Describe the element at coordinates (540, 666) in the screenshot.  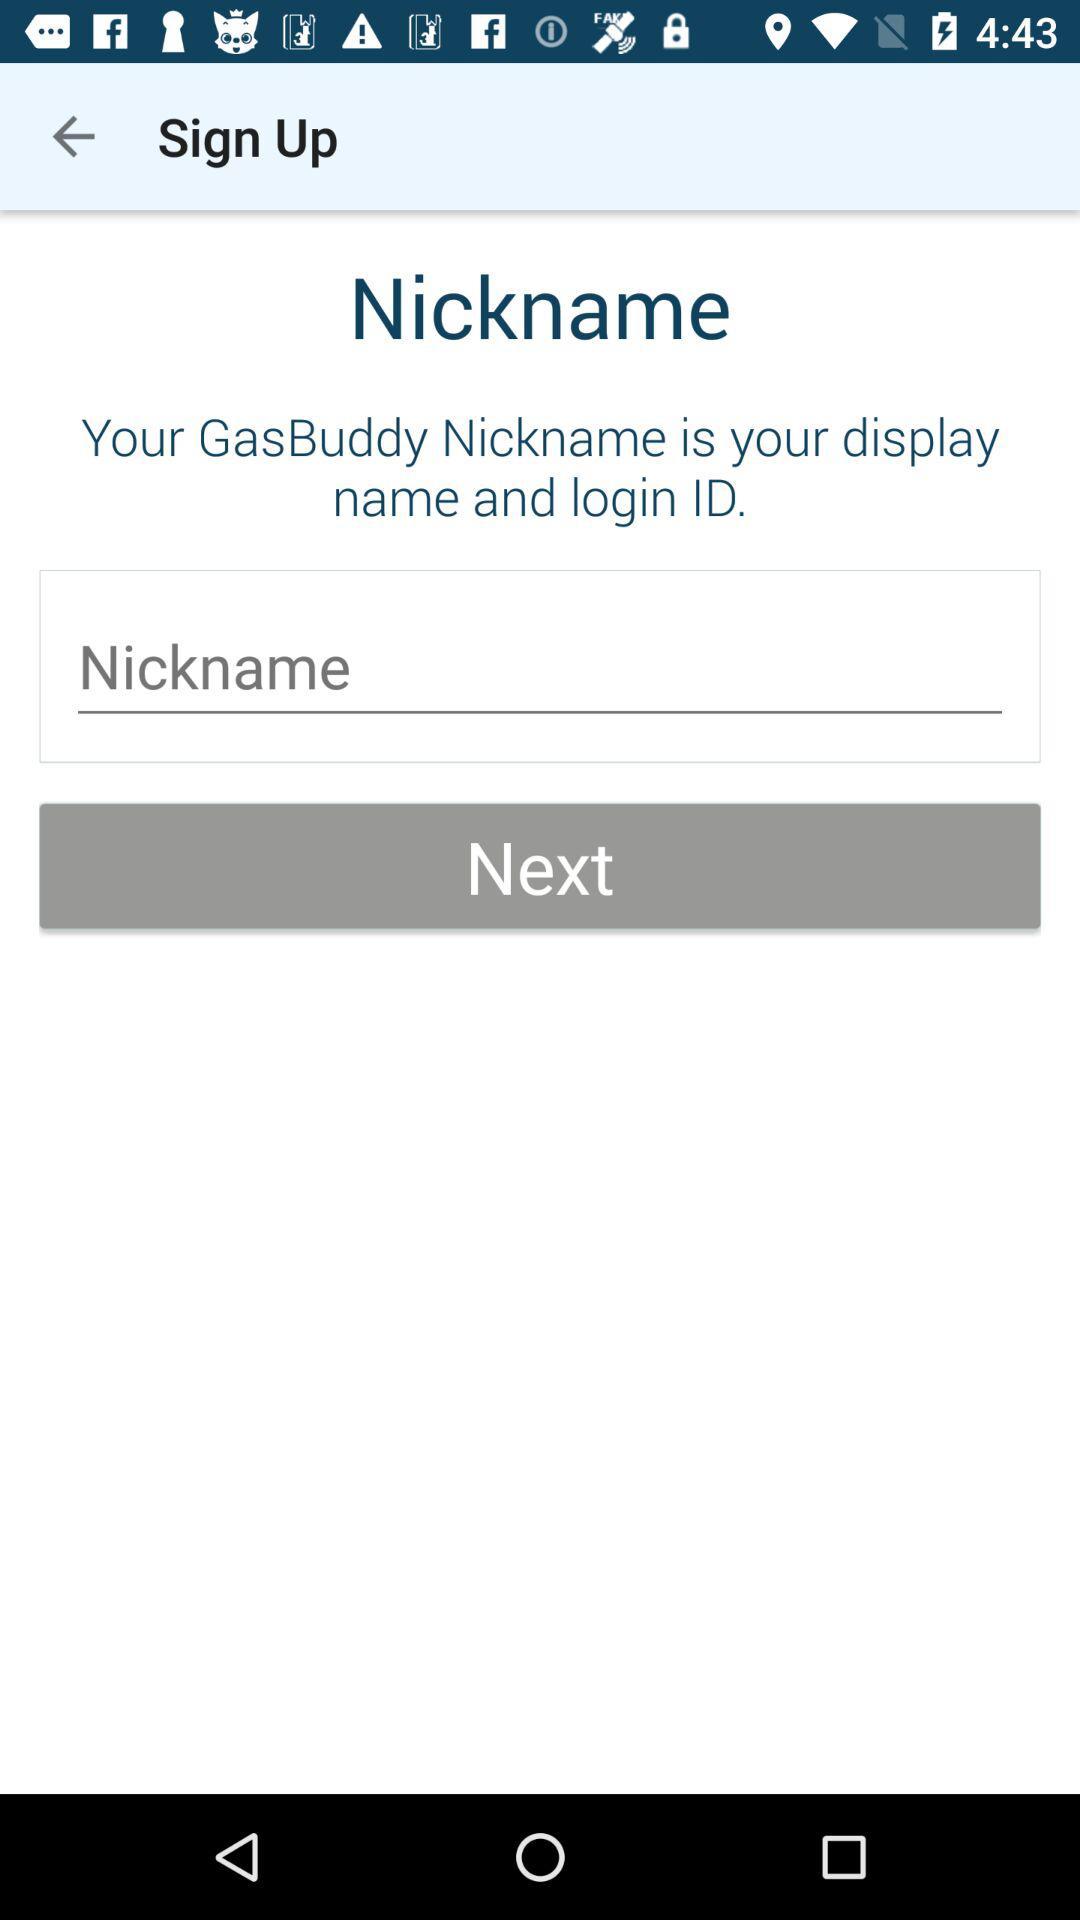
I see `item below the your gasbuddy nickname item` at that location.